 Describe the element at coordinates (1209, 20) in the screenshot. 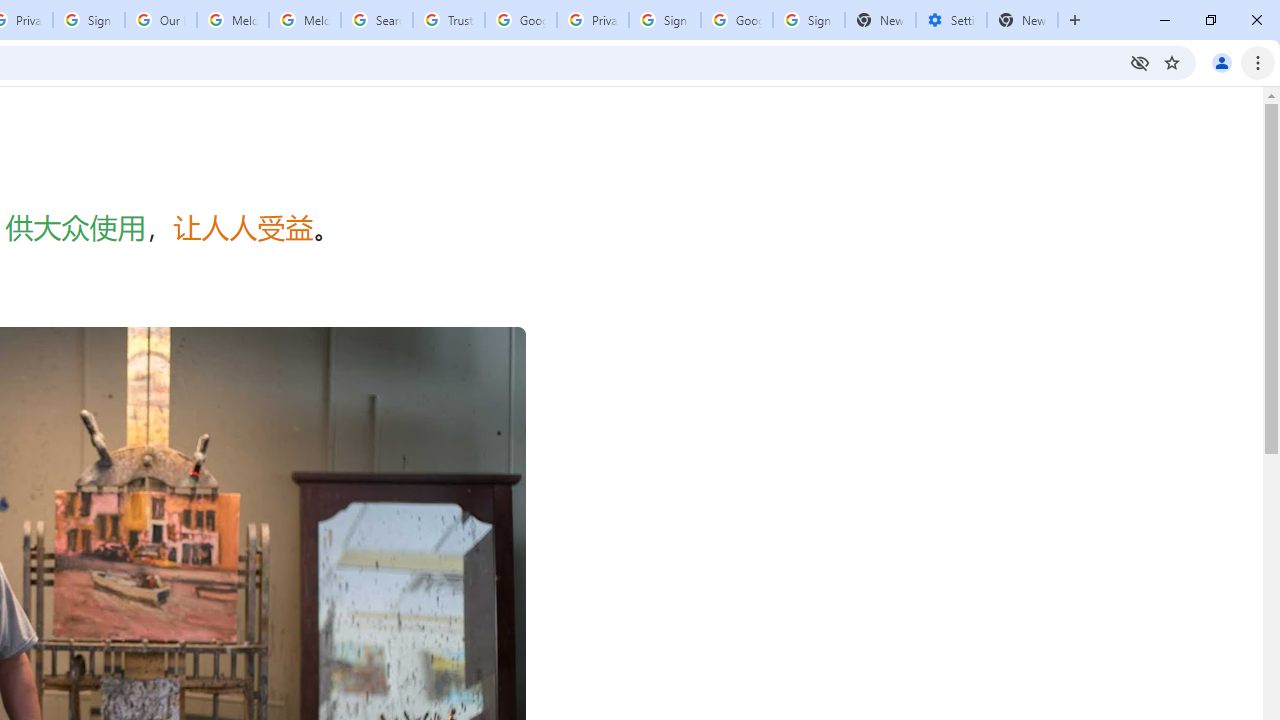

I see `'Restore'` at that location.